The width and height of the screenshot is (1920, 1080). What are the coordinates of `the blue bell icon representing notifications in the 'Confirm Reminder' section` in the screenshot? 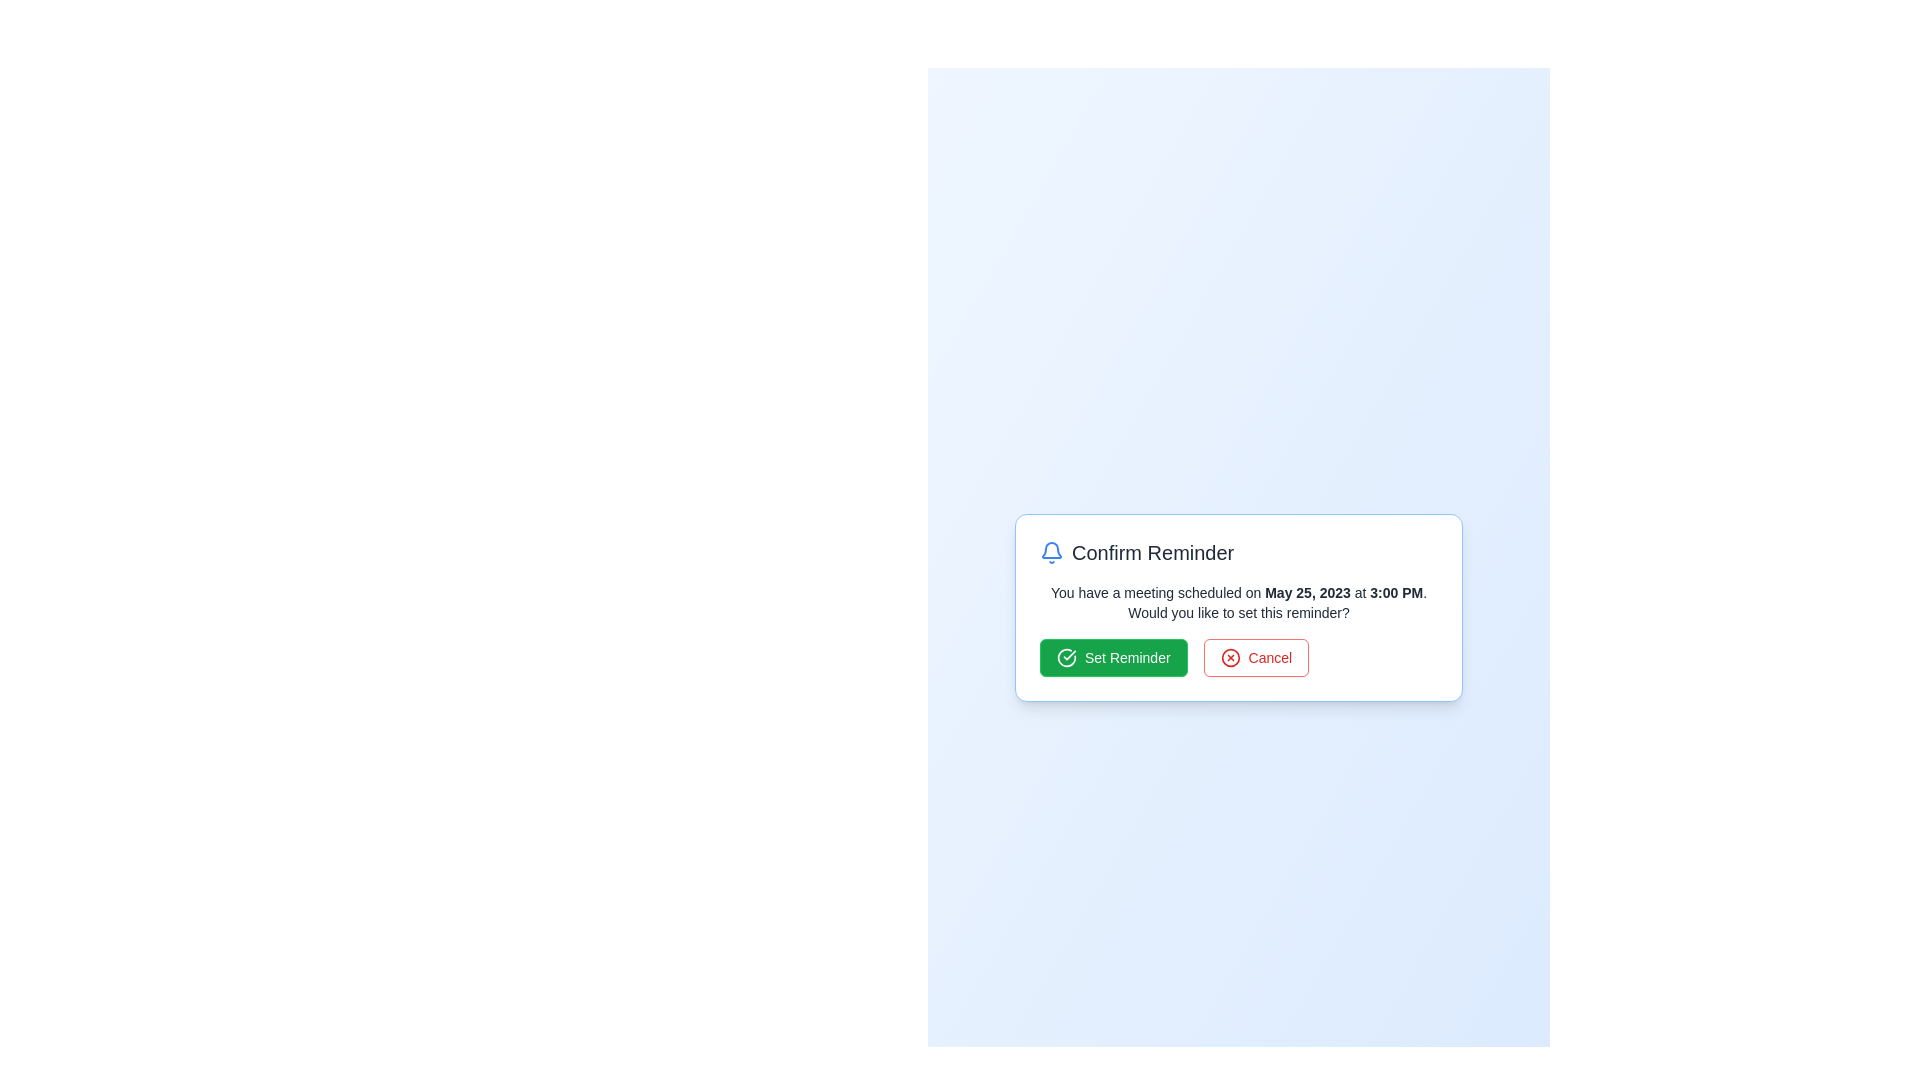 It's located at (1050, 552).